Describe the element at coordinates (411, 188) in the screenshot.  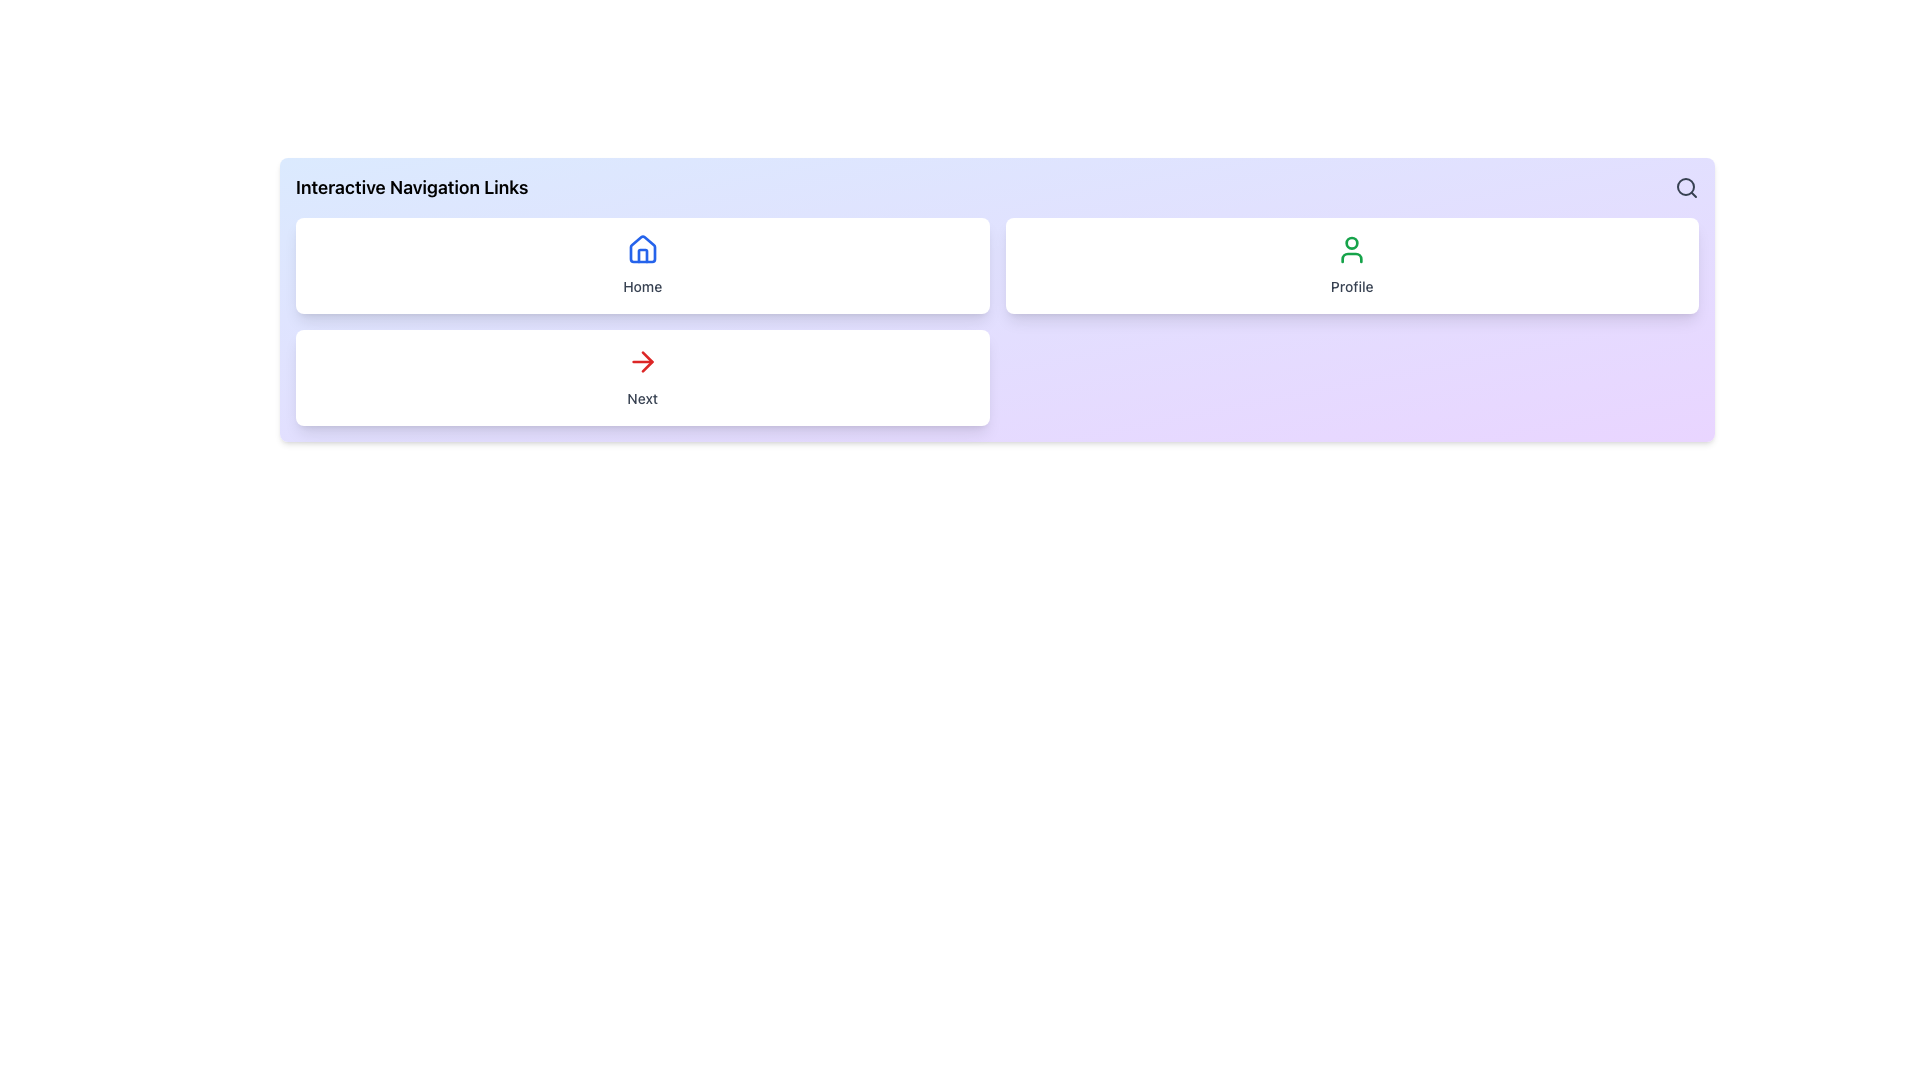
I see `the Text Label that serves as a header or title for the section, positioned in the upper left corner of the interface, significantly to the left of the search icon` at that location.